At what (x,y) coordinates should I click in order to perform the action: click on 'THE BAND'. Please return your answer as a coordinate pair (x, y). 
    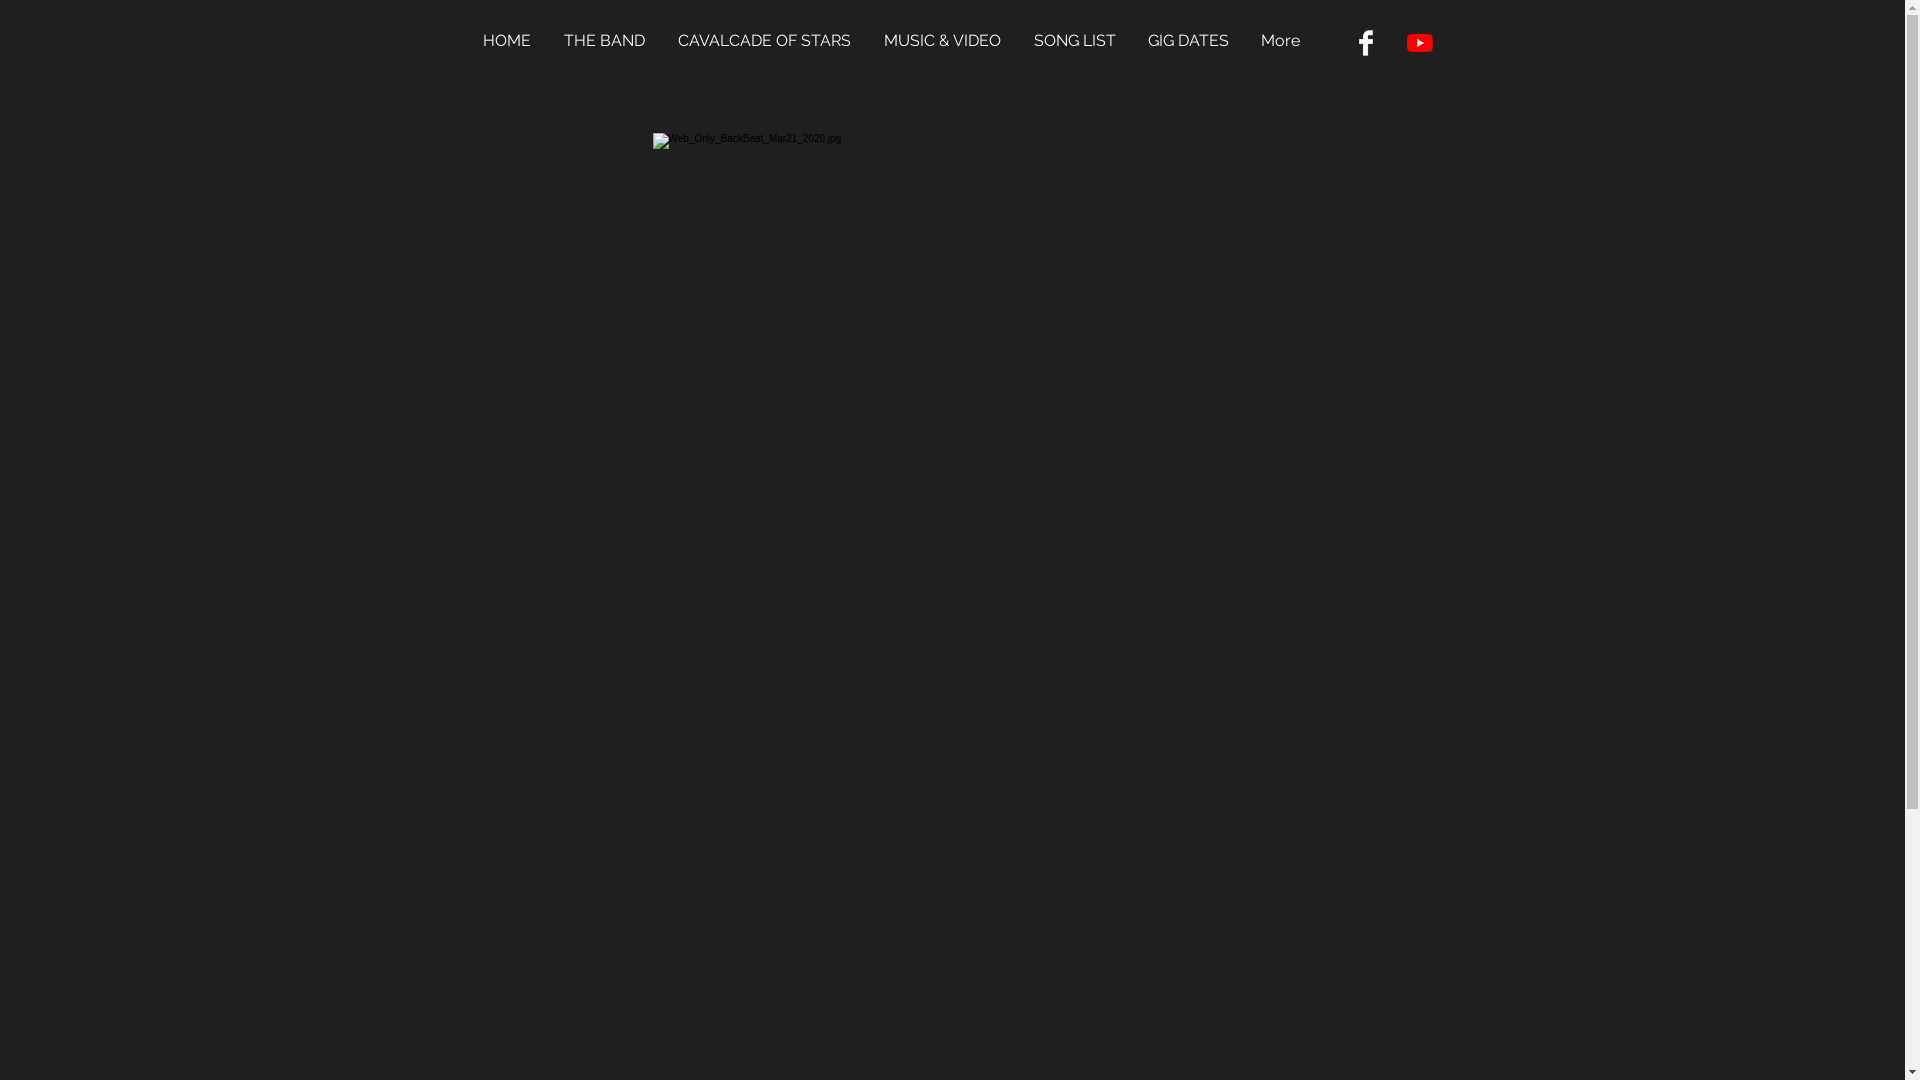
    Looking at the image, I should click on (609, 39).